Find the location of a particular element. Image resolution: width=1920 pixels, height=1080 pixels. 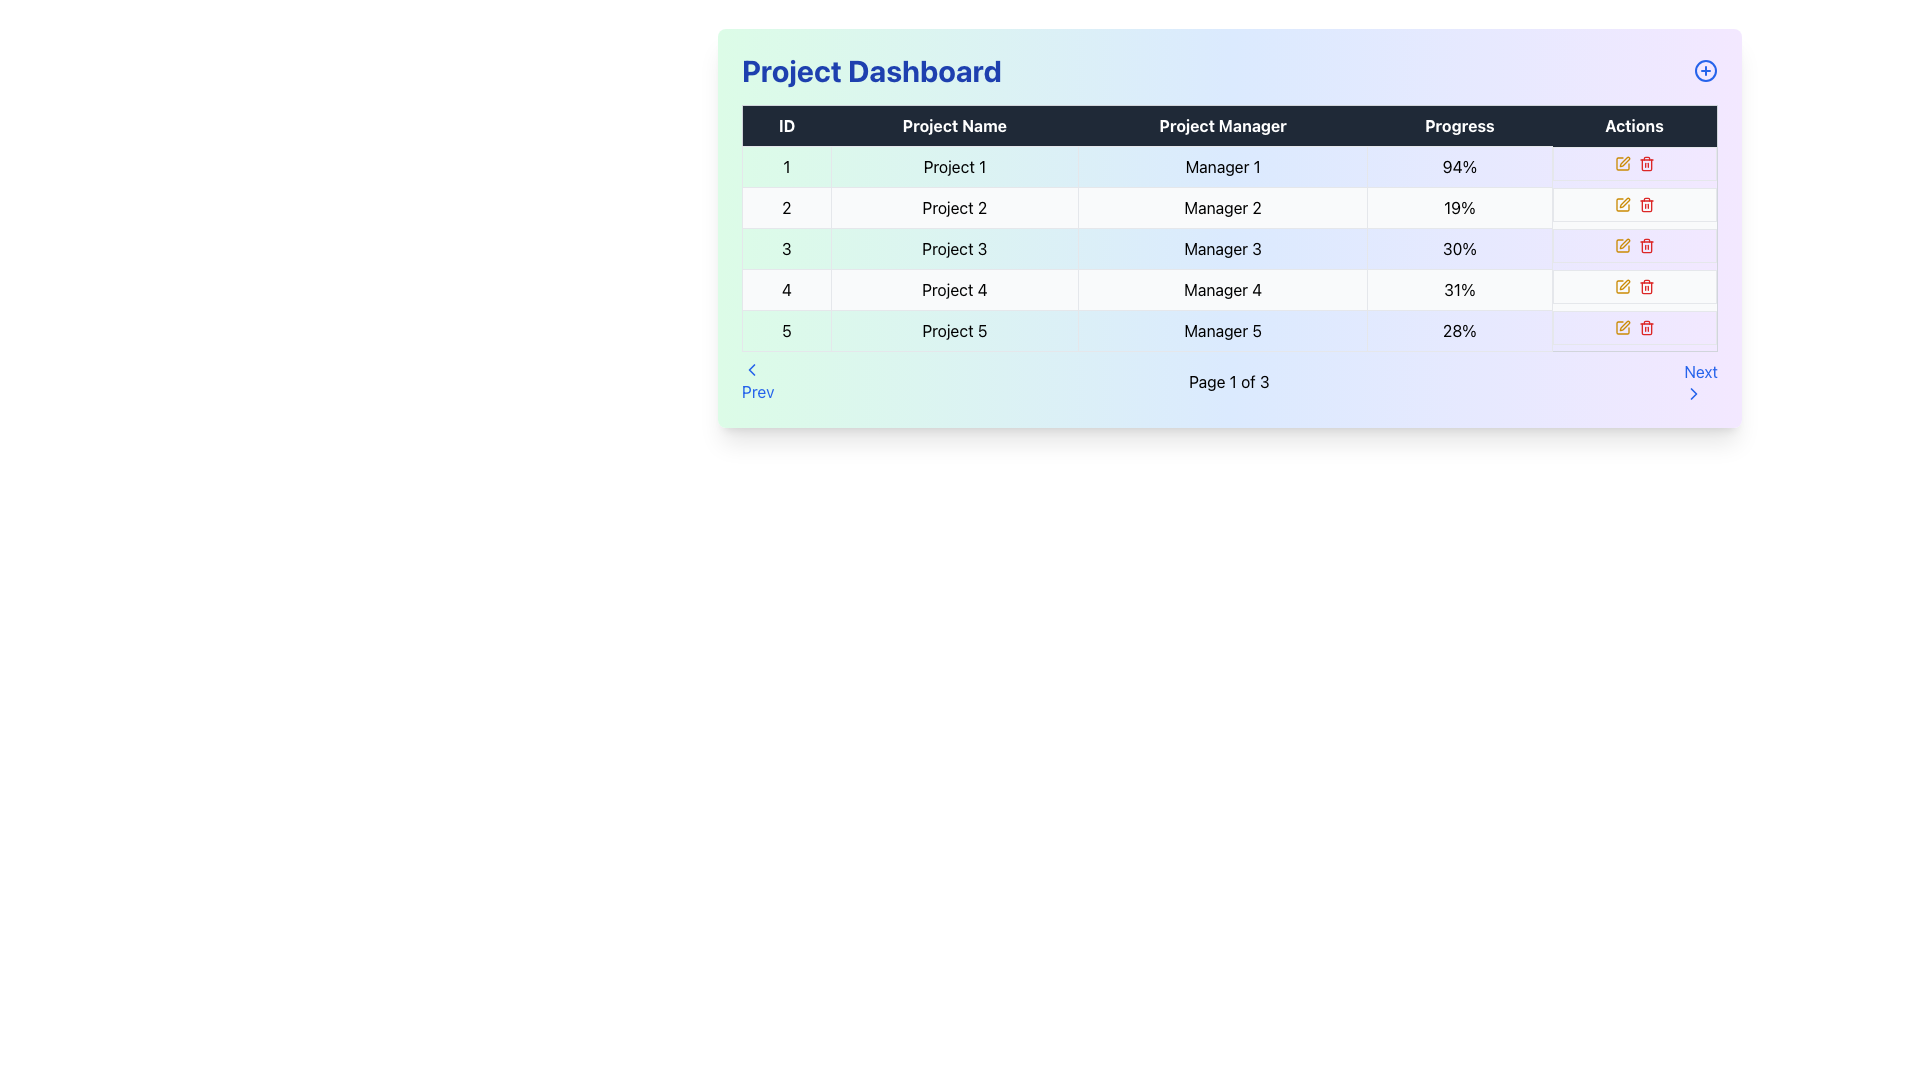

the table header labeled 'Project Manager' with a black background and white text, which is the third header in the table is located at coordinates (1222, 126).